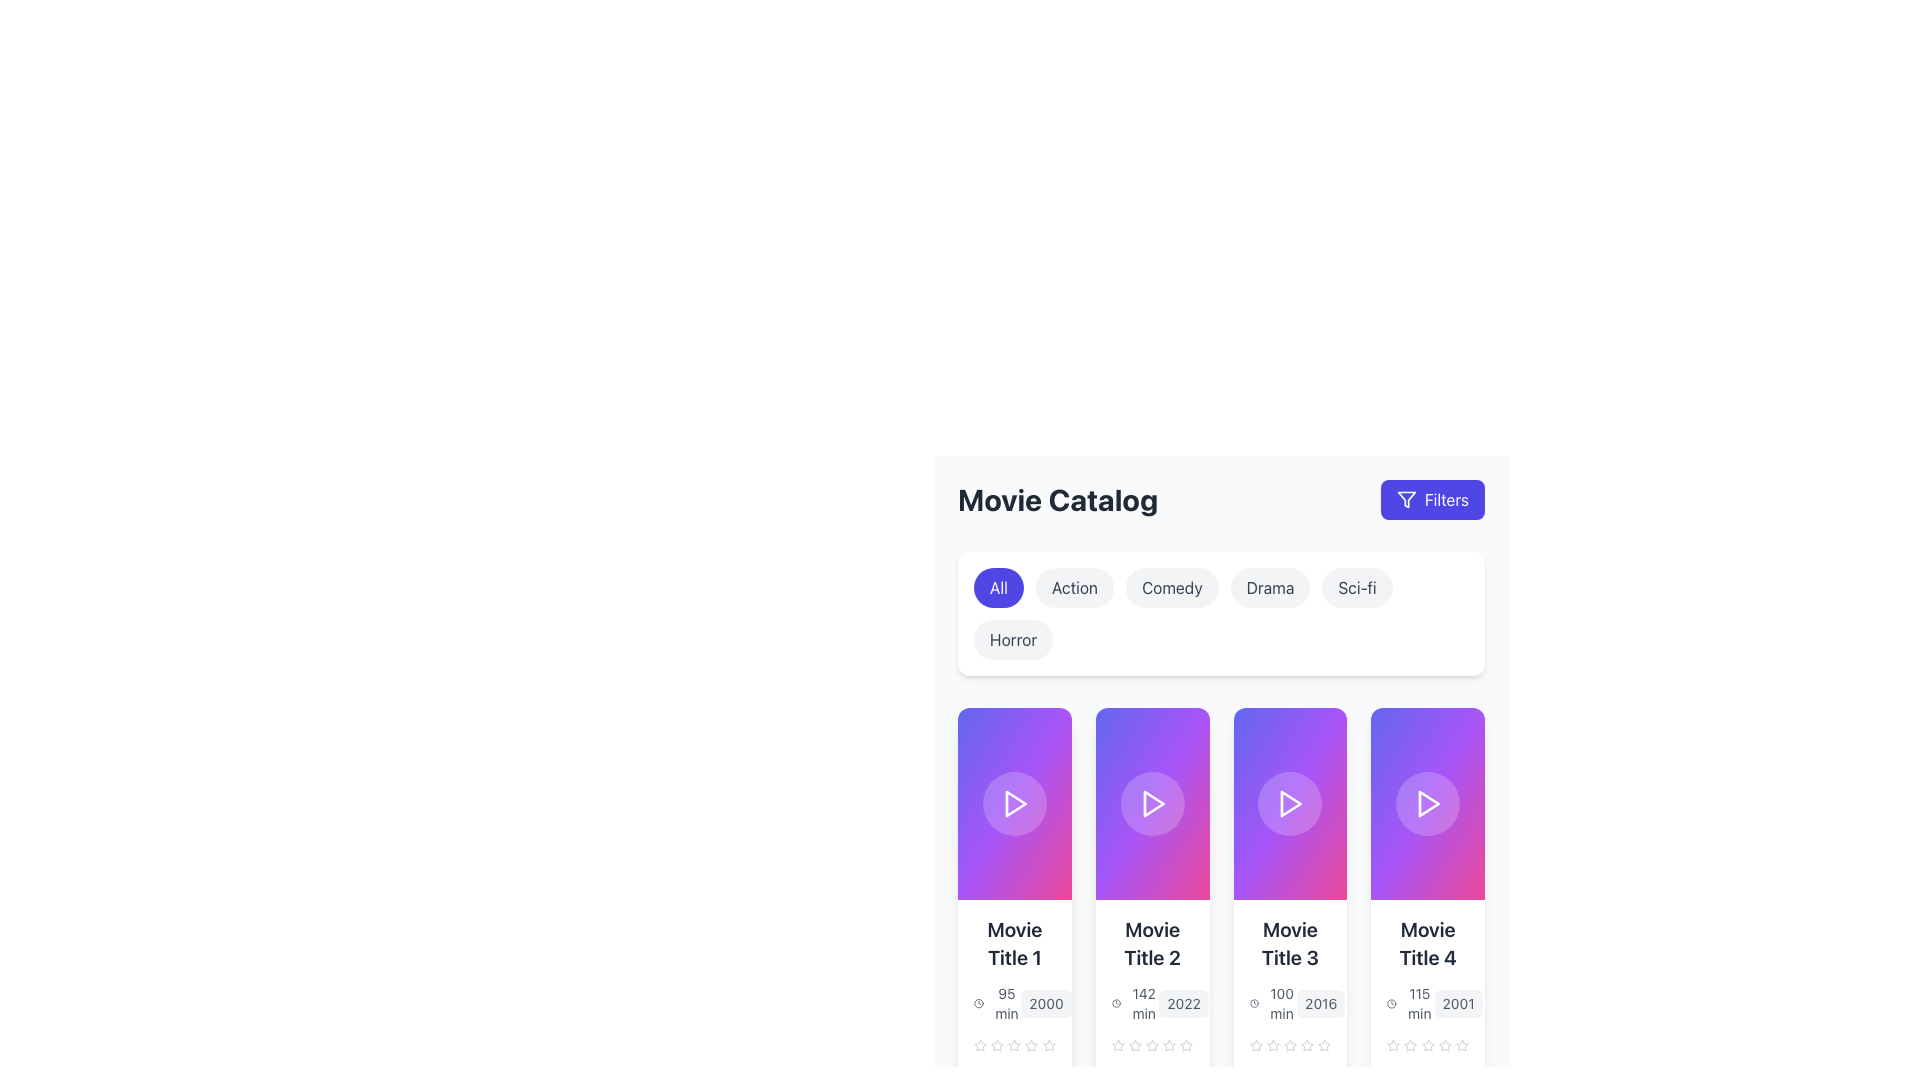 This screenshot has width=1920, height=1080. I want to click on the clock icon in the group layout providing movie duration and release year information for 'Movie Title 1', so click(1014, 1003).